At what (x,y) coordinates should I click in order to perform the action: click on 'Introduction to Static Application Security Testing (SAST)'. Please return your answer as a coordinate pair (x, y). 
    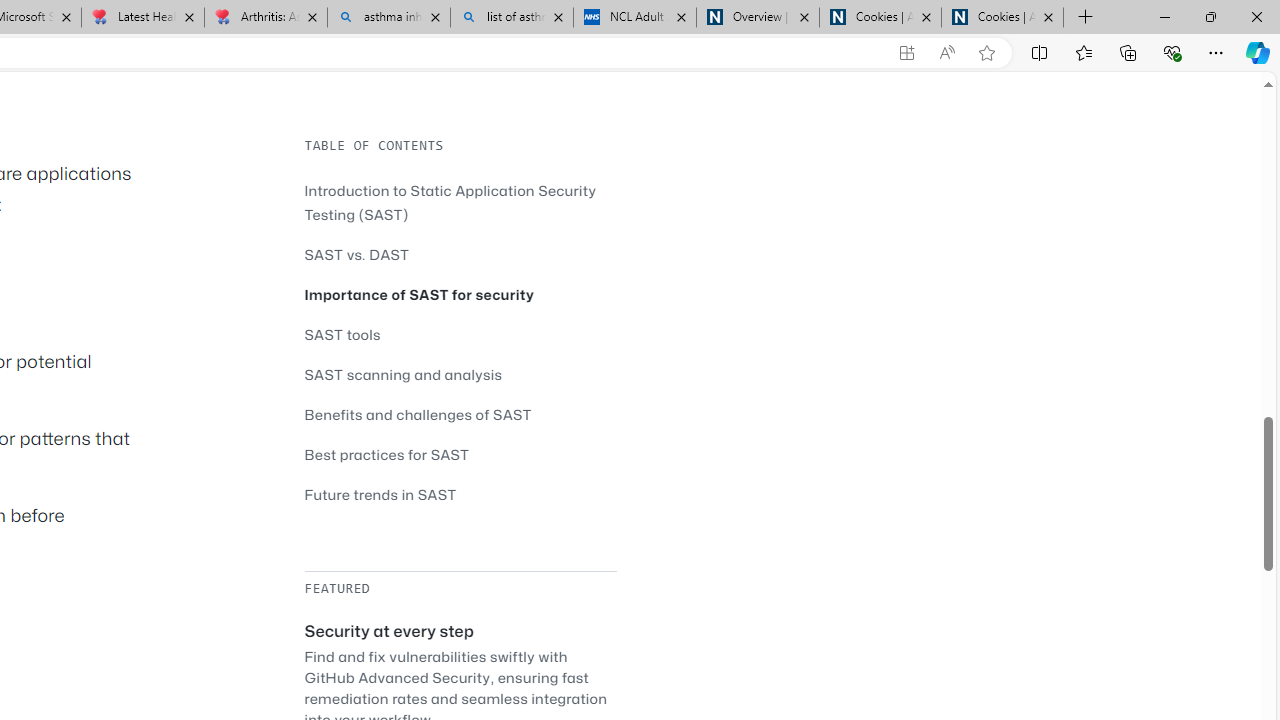
    Looking at the image, I should click on (459, 202).